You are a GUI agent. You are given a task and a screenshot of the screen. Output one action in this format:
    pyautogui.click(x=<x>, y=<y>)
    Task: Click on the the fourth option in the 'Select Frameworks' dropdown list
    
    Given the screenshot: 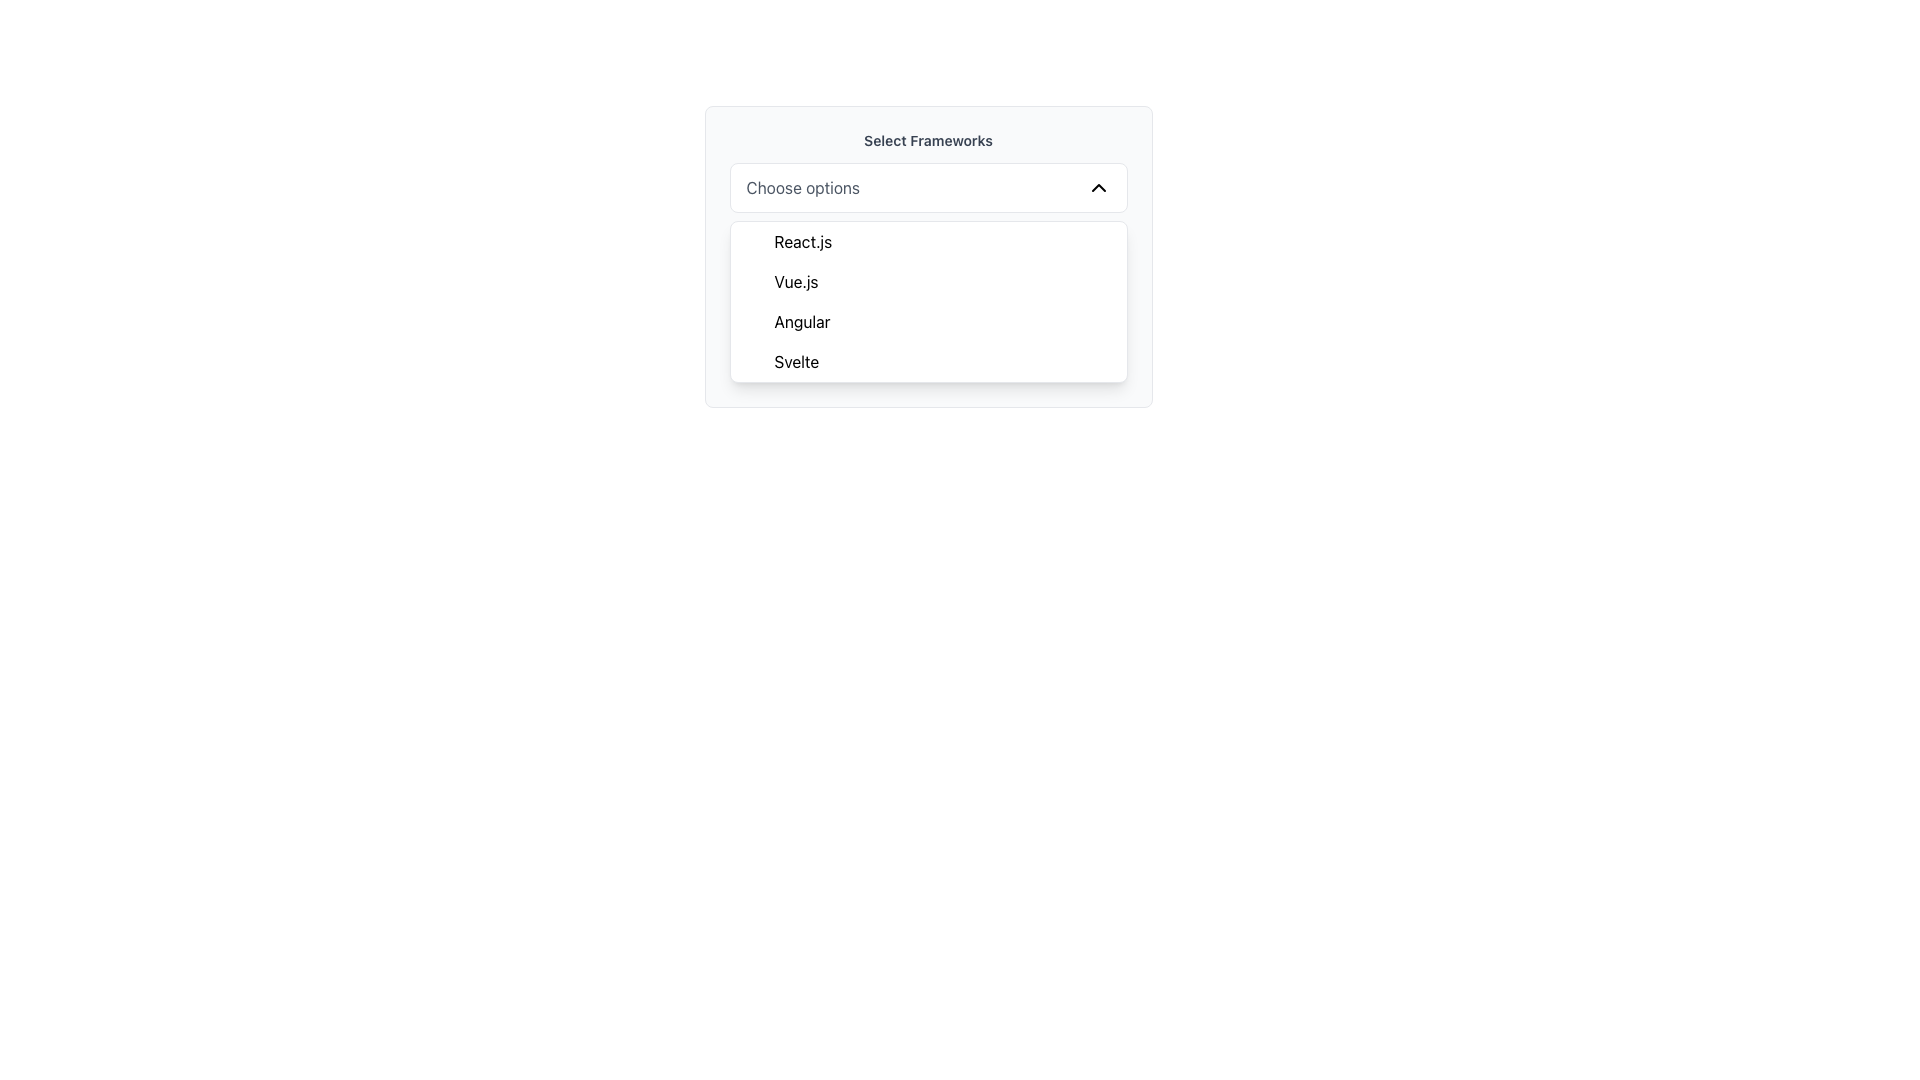 What is the action you would take?
    pyautogui.click(x=927, y=362)
    